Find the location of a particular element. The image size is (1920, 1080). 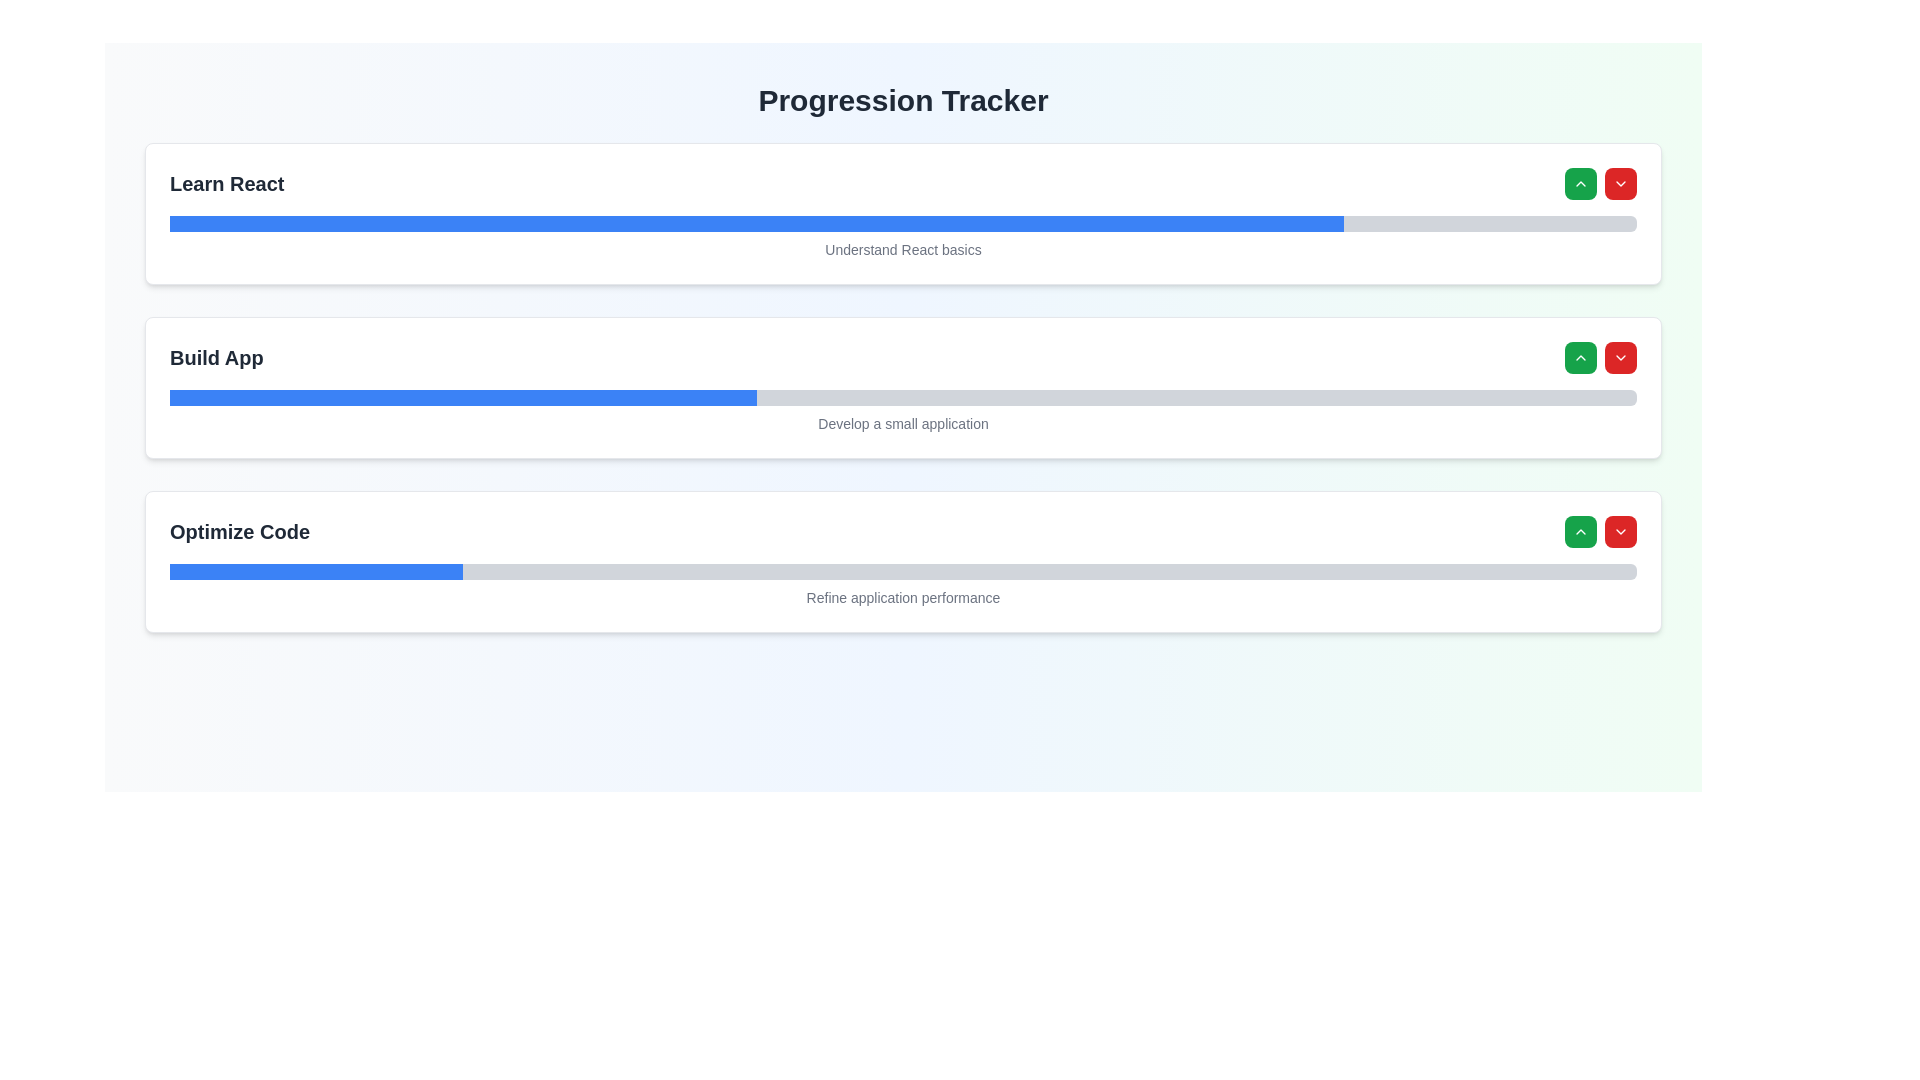

the text label that provides a brief description related to the 'Learn React' task, located below the progress bar in the 'Learn React' card on the progression tracker interface is located at coordinates (902, 245).